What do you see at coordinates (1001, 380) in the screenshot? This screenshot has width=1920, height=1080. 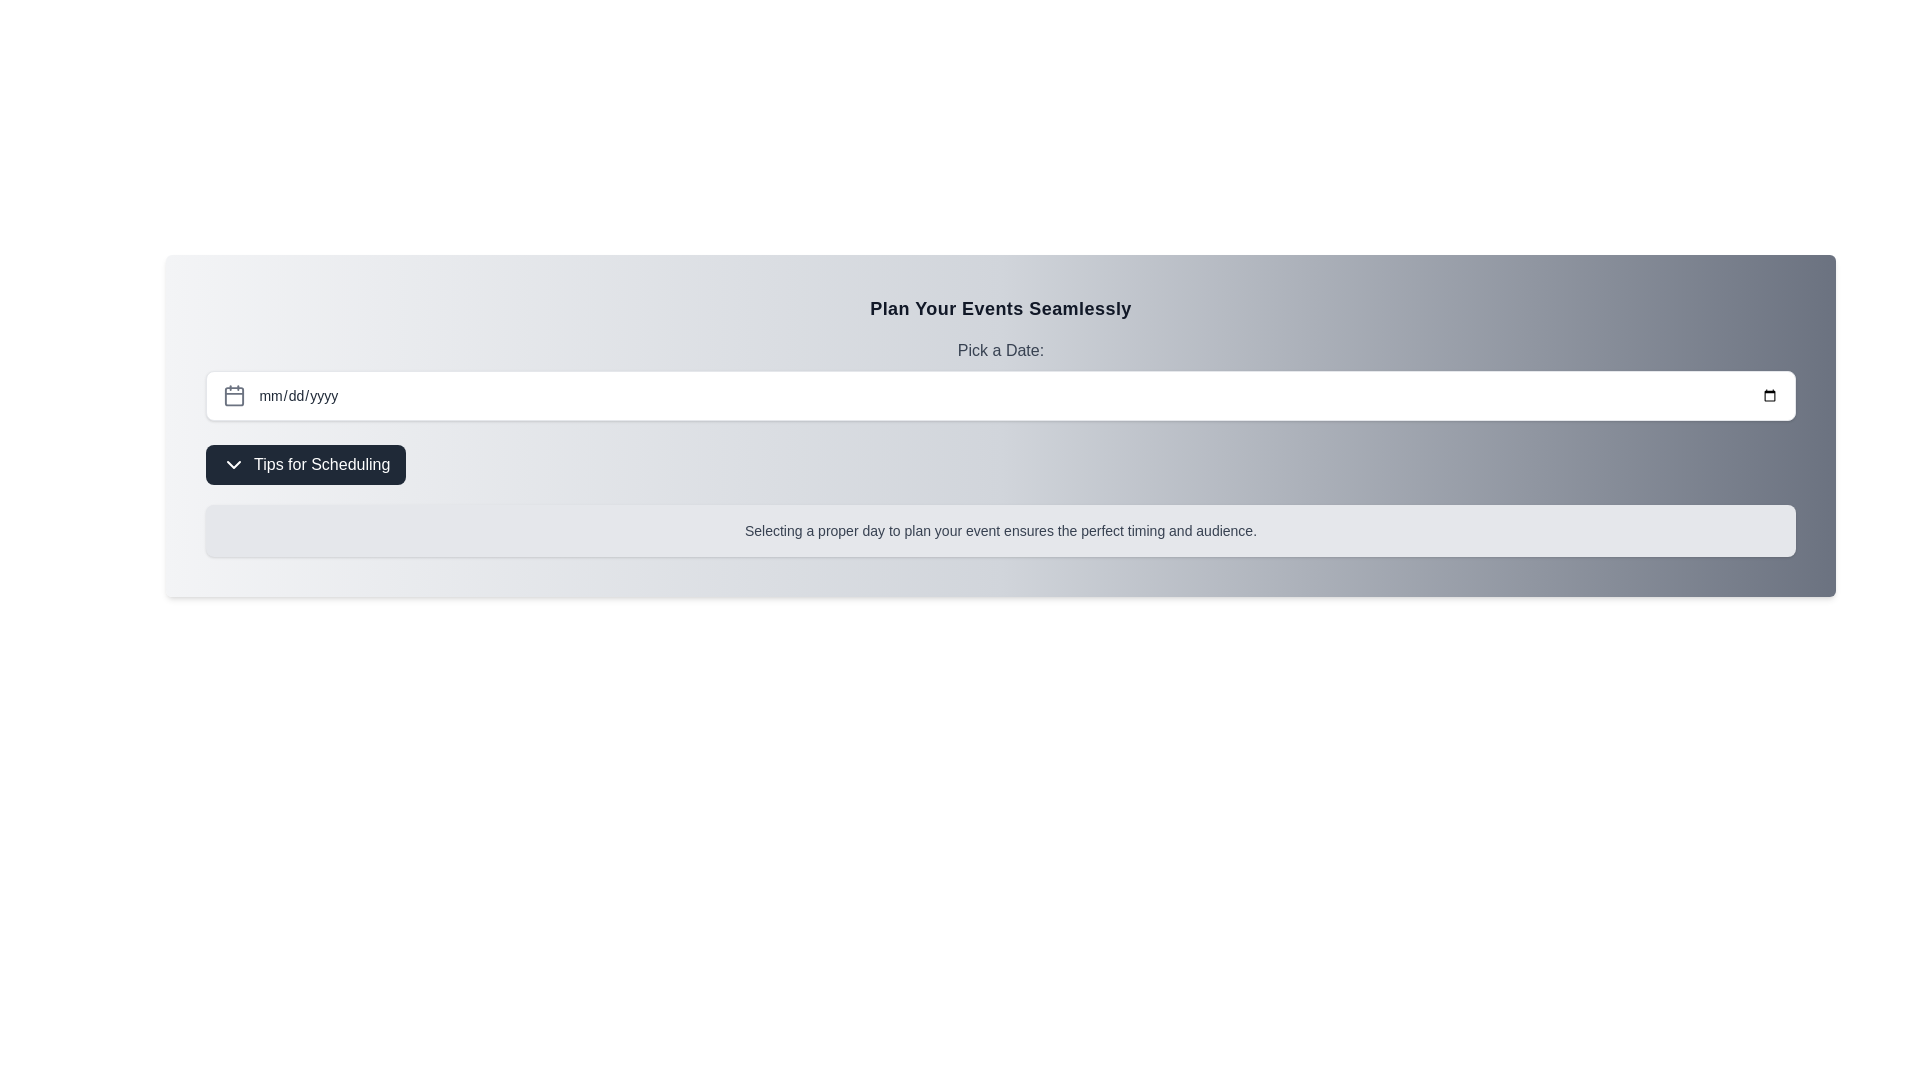 I see `the label with the text 'Pick a Date:' that is styled with a medium gray font and located above the date picker input field` at bounding box center [1001, 380].